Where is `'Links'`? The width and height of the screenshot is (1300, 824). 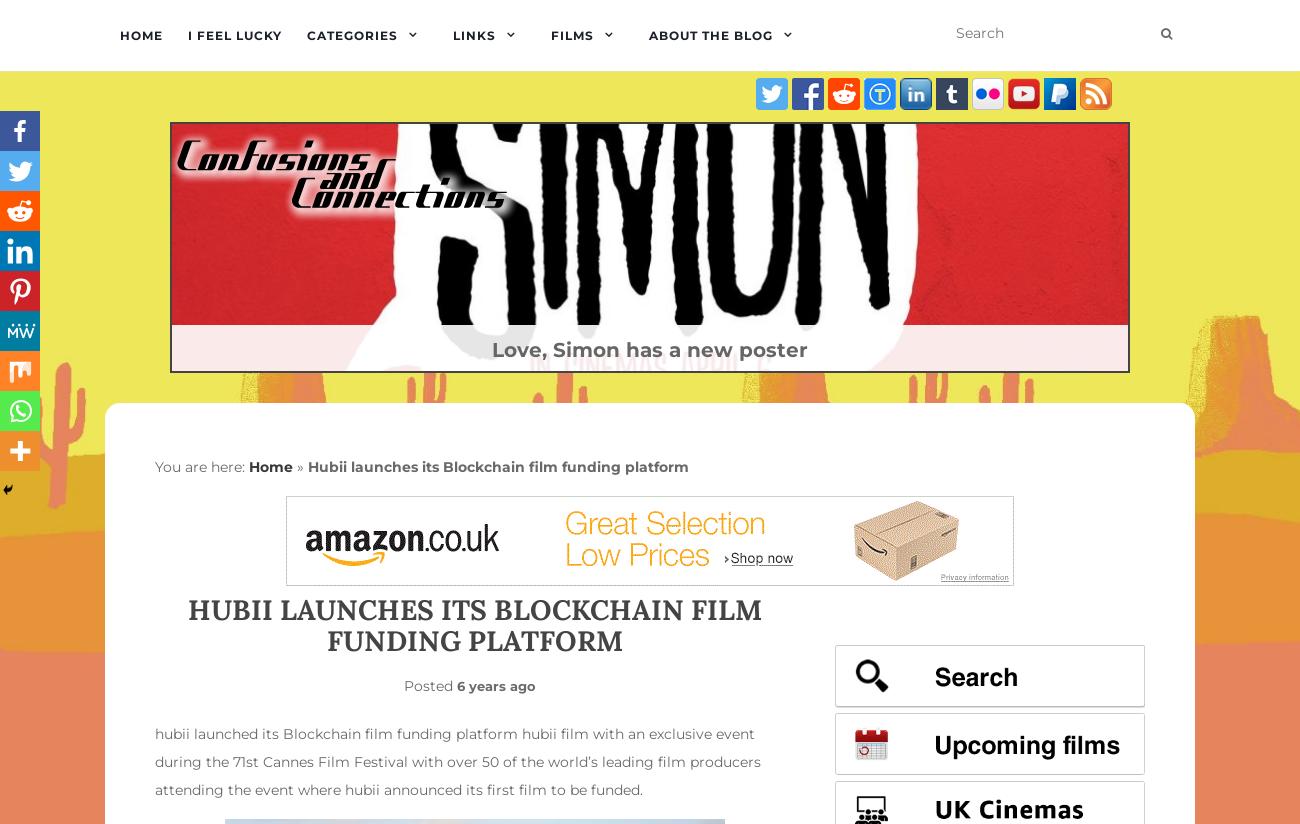
'Links' is located at coordinates (452, 35).